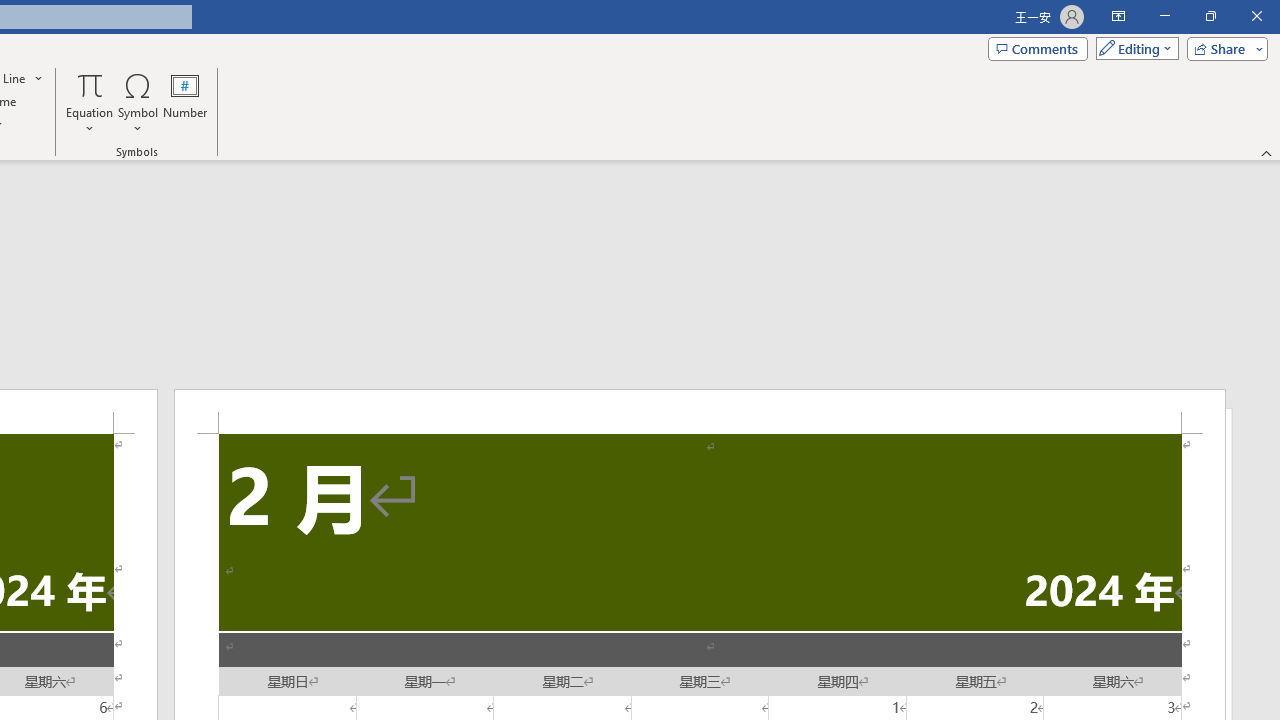 The width and height of the screenshot is (1280, 720). Describe the element at coordinates (137, 103) in the screenshot. I see `'Symbol'` at that location.